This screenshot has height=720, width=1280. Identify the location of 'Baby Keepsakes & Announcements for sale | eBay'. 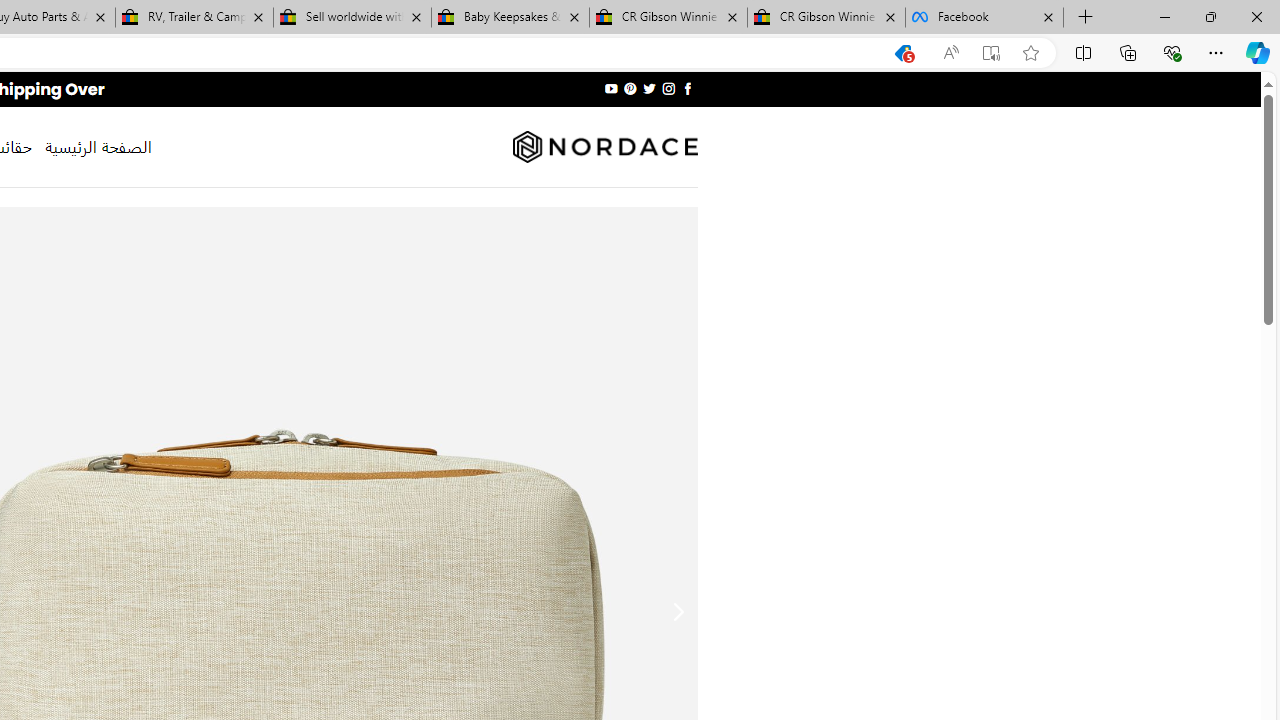
(510, 17).